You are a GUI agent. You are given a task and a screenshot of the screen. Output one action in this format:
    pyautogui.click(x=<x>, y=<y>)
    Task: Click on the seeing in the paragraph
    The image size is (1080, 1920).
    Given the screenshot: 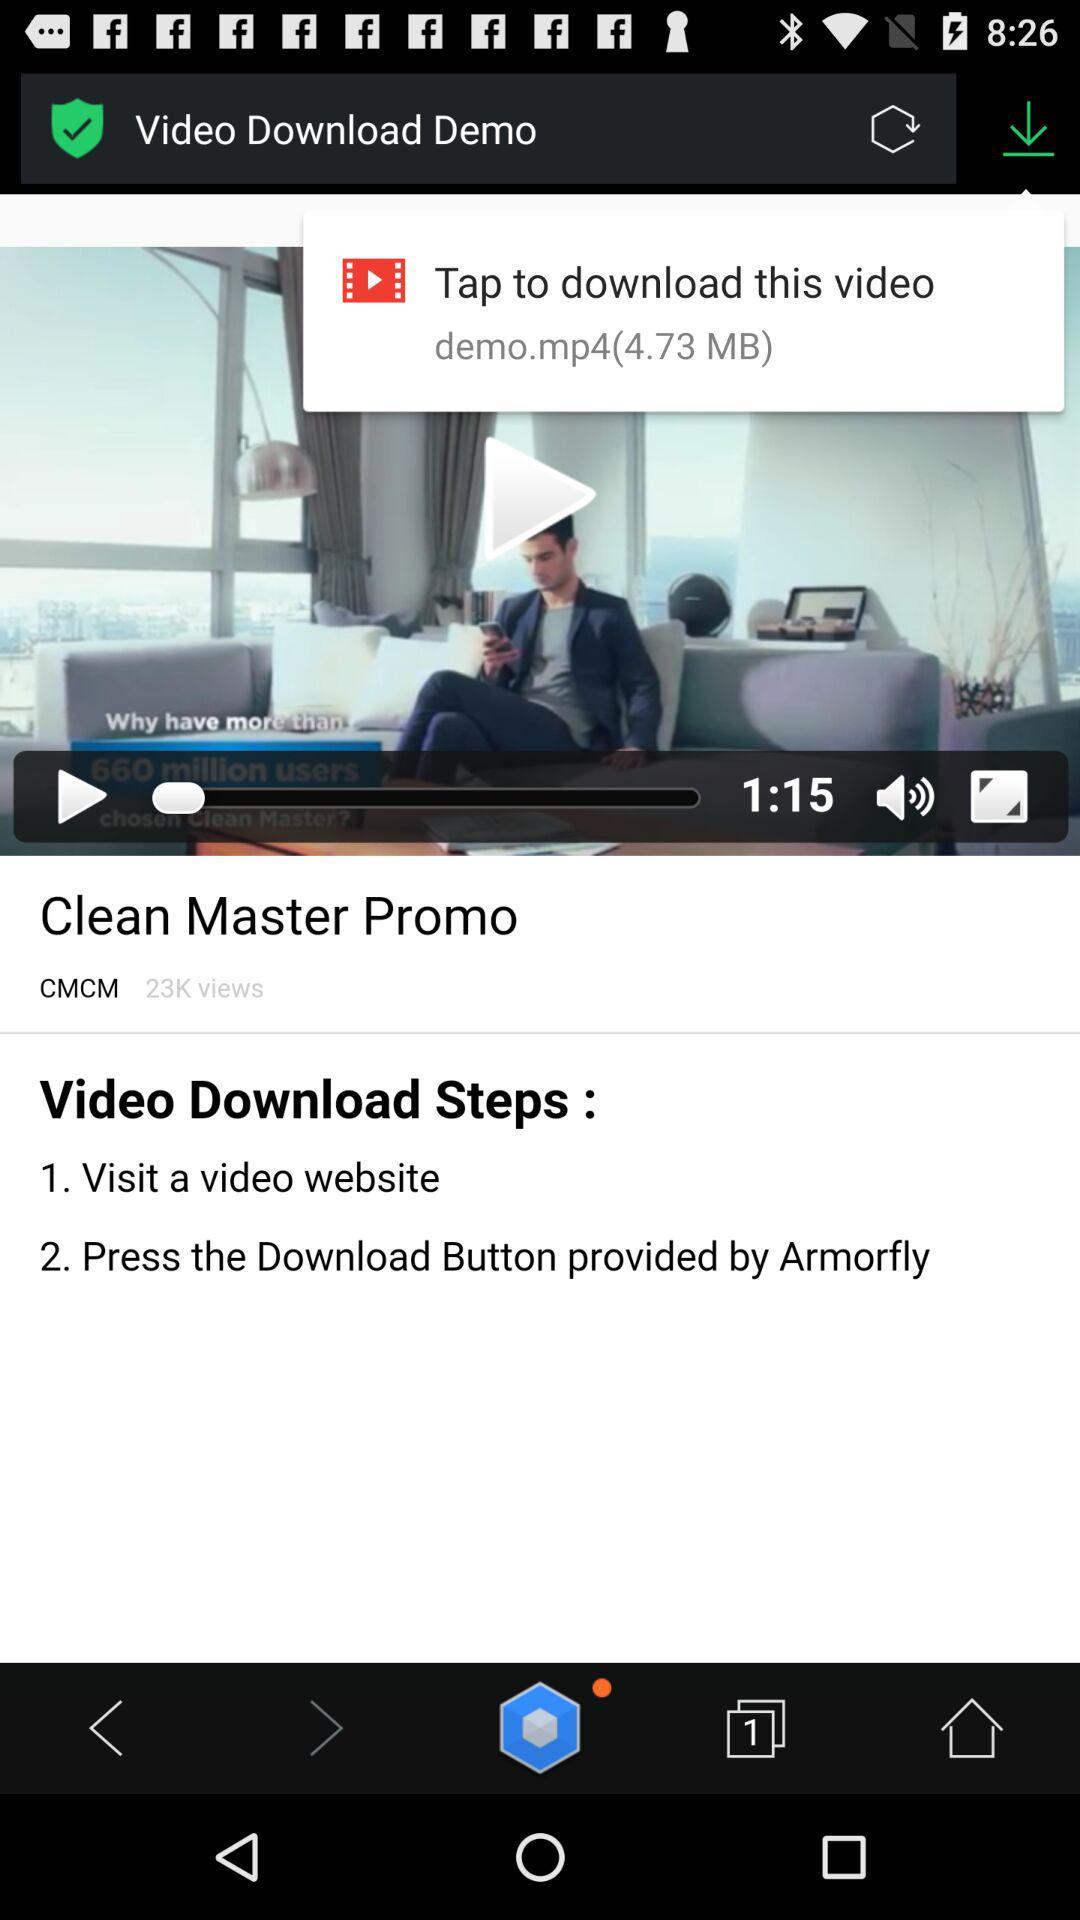 What is the action you would take?
    pyautogui.click(x=540, y=927)
    